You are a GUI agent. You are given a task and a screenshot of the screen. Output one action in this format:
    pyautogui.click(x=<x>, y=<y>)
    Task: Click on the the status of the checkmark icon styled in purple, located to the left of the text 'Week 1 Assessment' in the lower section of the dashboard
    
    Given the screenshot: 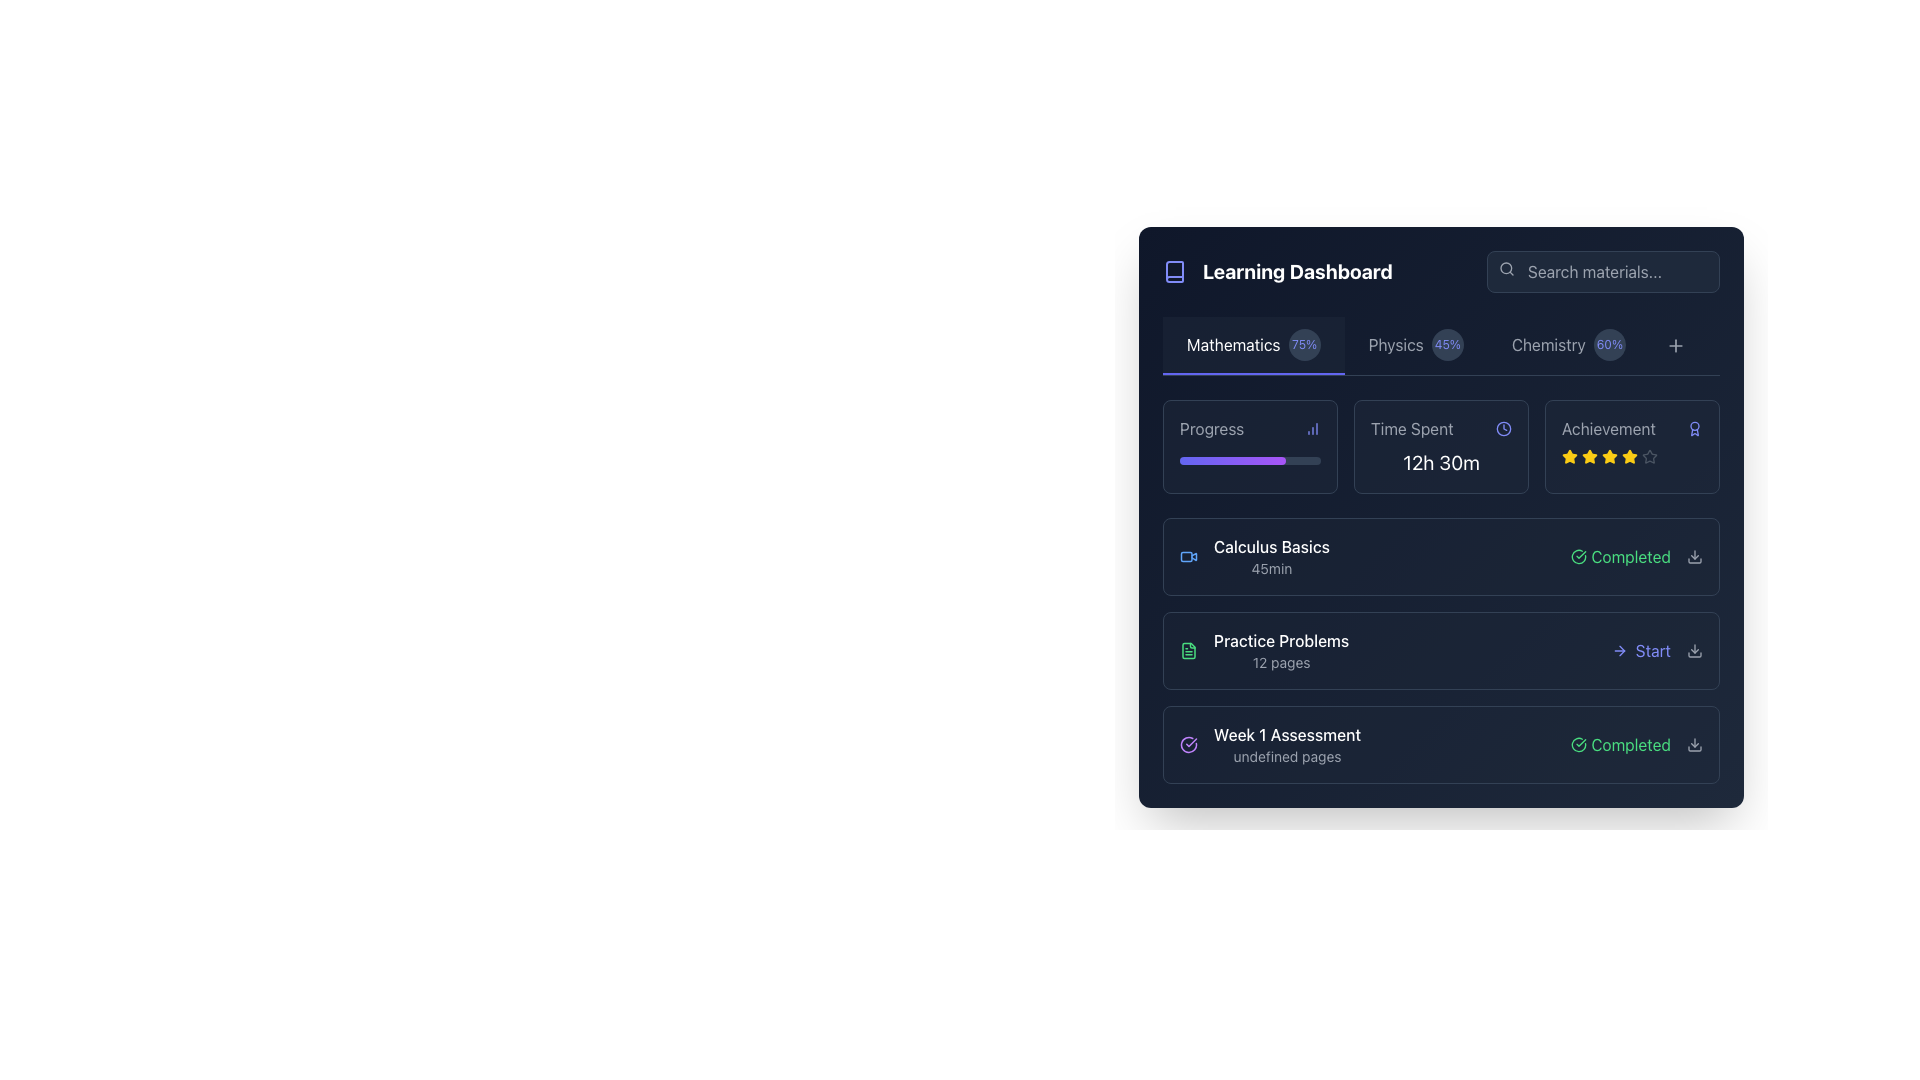 What is the action you would take?
    pyautogui.click(x=1189, y=744)
    